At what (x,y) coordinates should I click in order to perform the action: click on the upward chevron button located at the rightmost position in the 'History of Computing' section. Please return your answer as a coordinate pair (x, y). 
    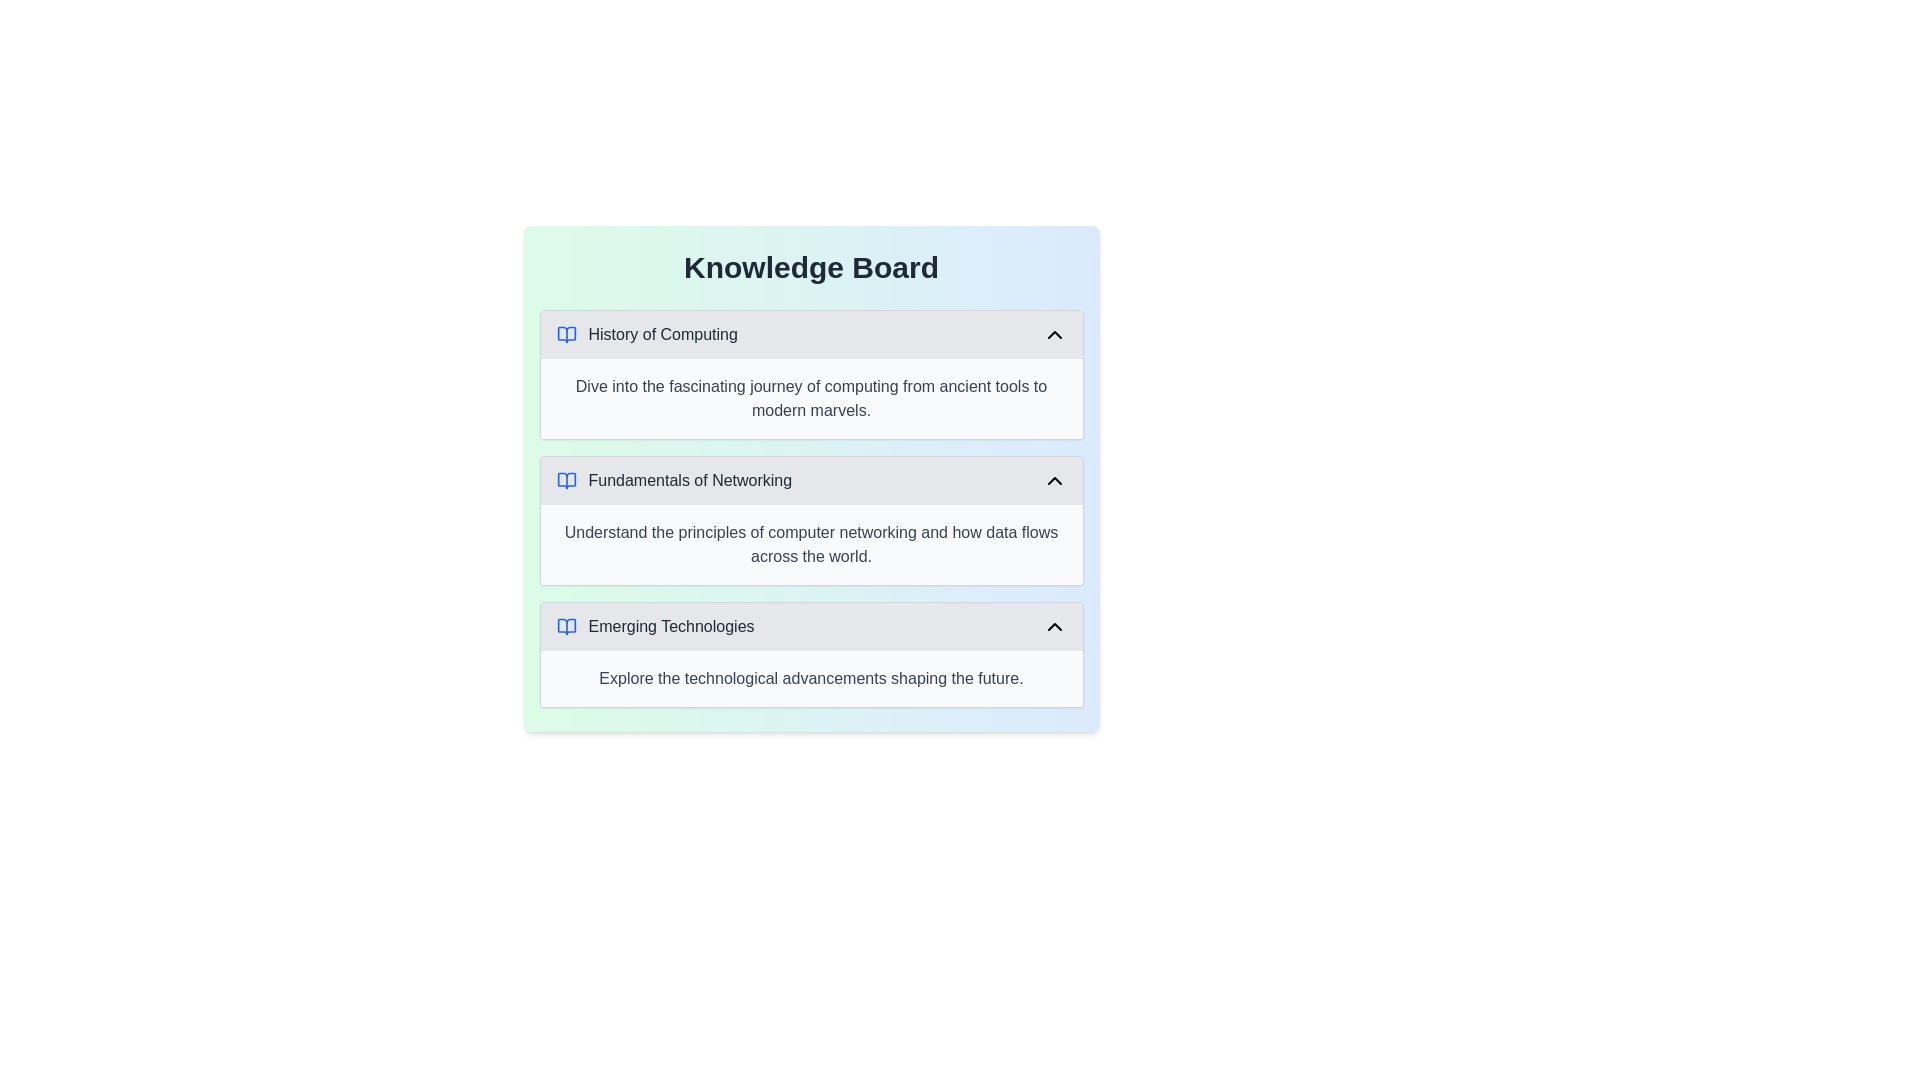
    Looking at the image, I should click on (1053, 334).